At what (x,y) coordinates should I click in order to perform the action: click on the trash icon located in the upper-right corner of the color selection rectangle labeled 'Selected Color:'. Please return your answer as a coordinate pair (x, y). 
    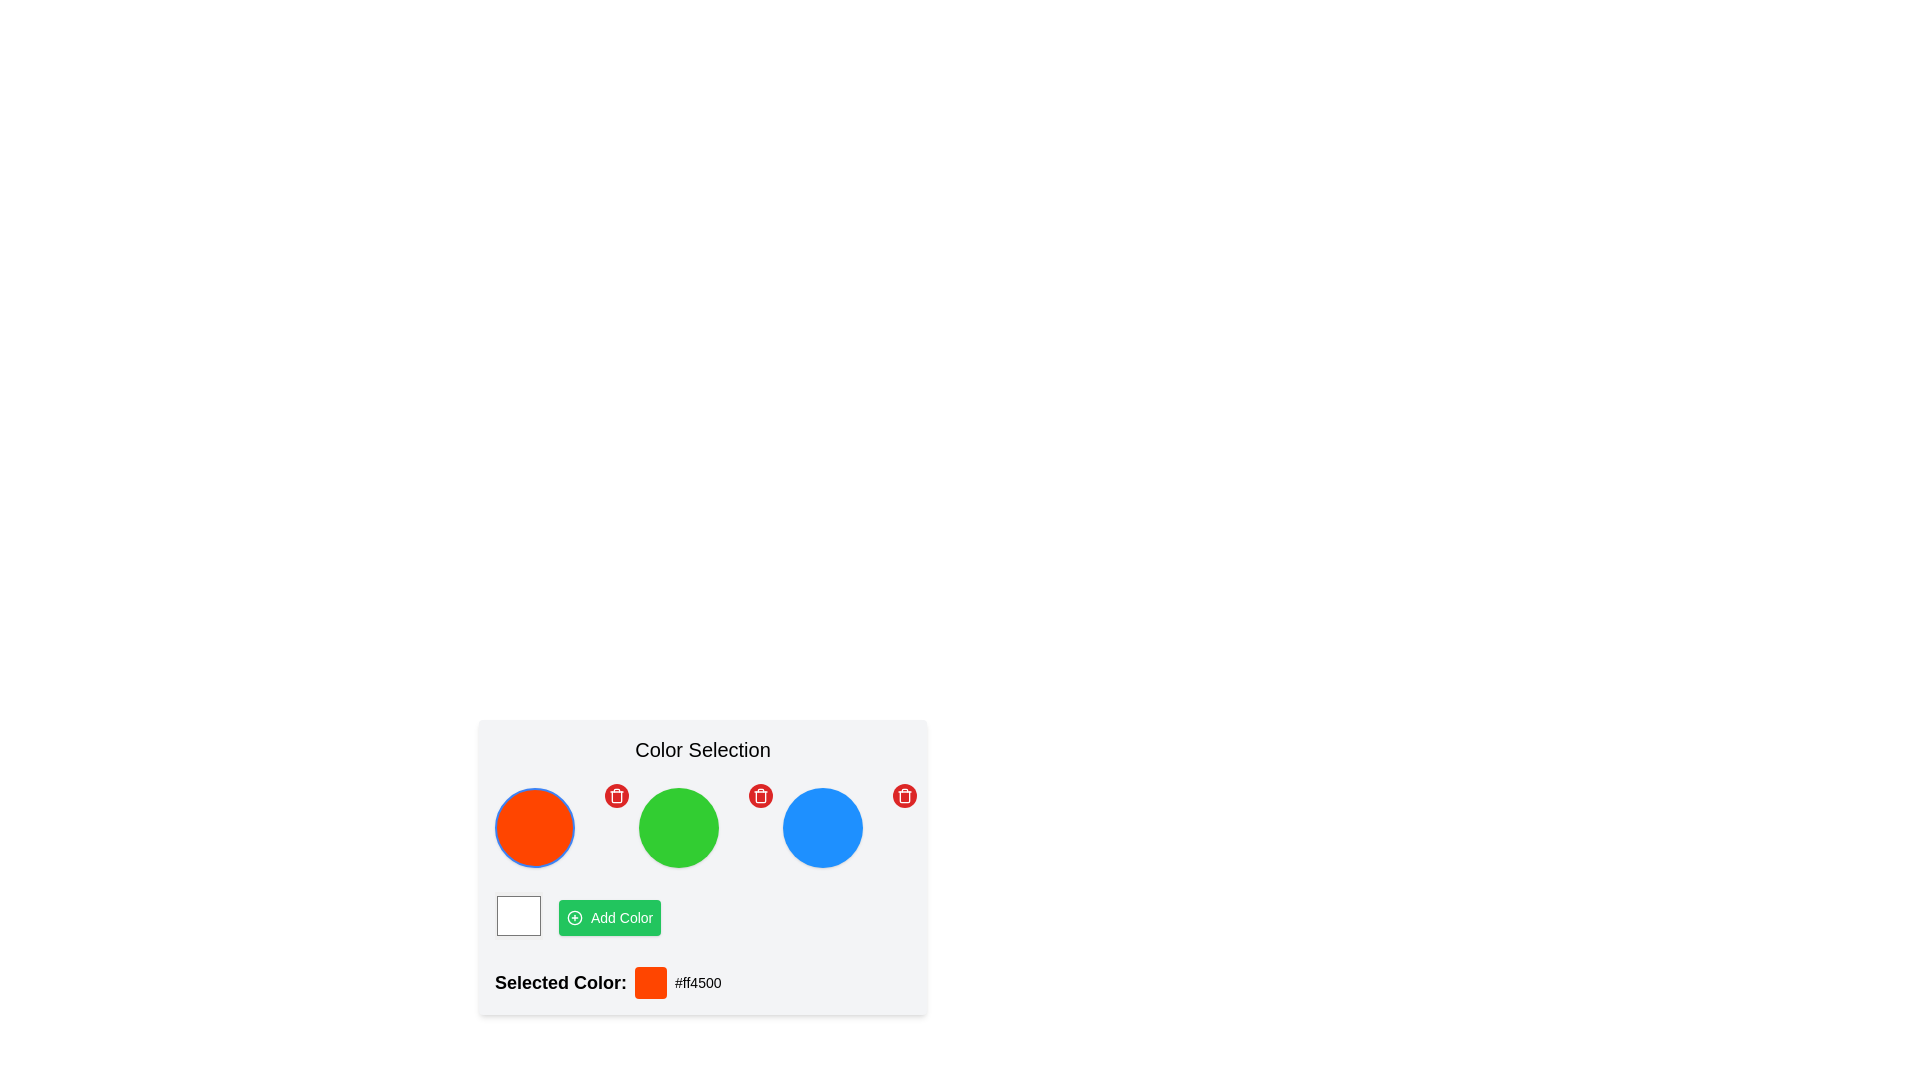
    Looking at the image, I should click on (616, 794).